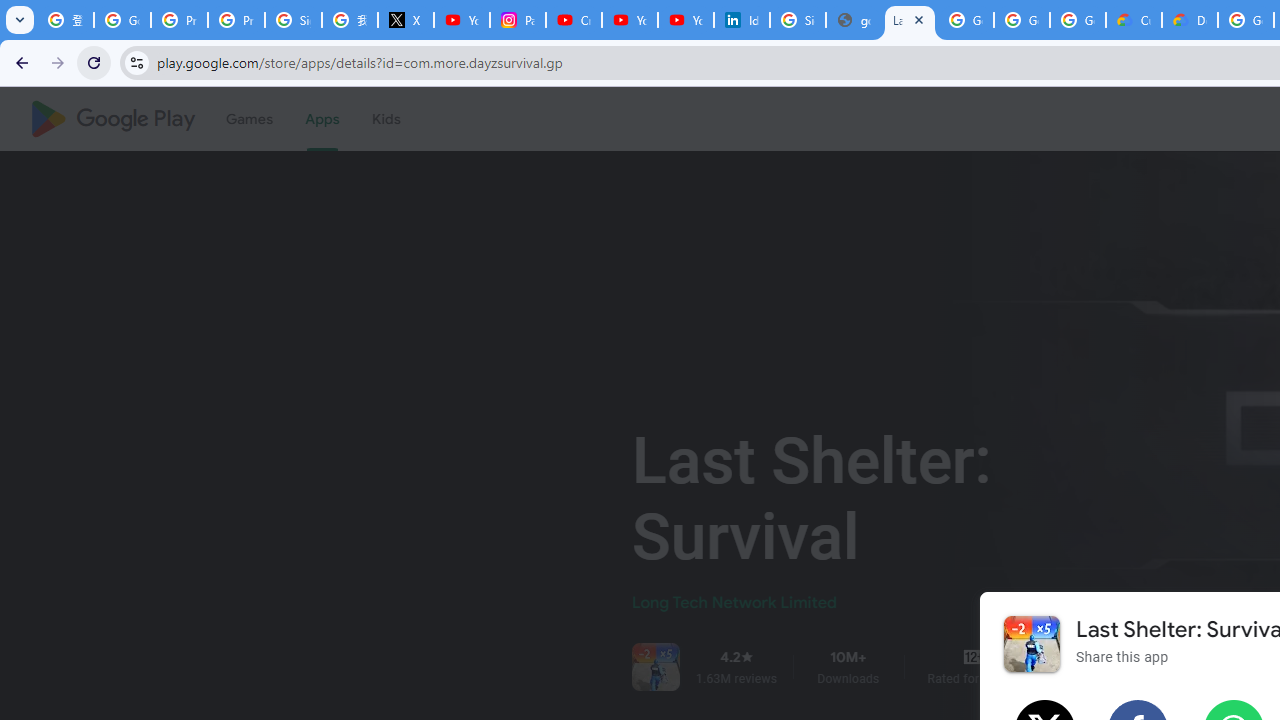  I want to click on 'YouTube Culture & Trends - YouTube Top 10, 2021', so click(686, 20).